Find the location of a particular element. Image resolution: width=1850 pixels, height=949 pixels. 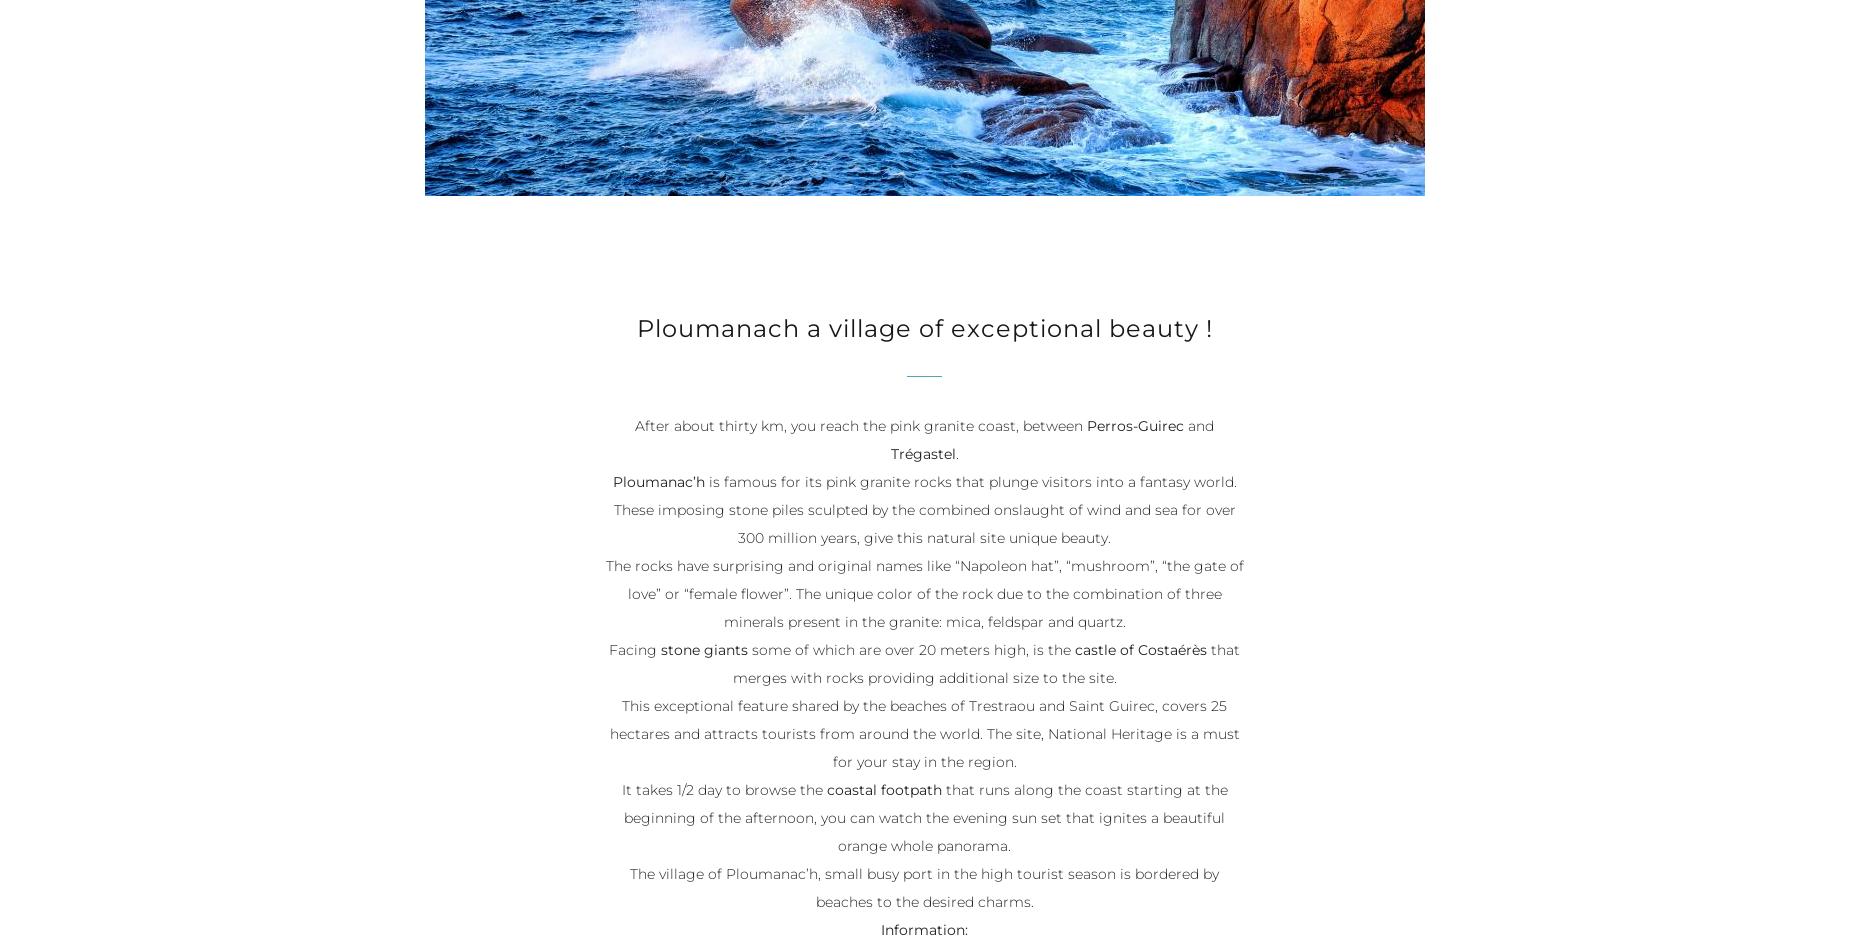

'is famous for its pink granite rocks that plunge visitors into a fantasy world. These imposing stone piles sculpted by the combined onslaught of wind and sea for over 300 million years, give this natural site unique beauty.' is located at coordinates (924, 510).